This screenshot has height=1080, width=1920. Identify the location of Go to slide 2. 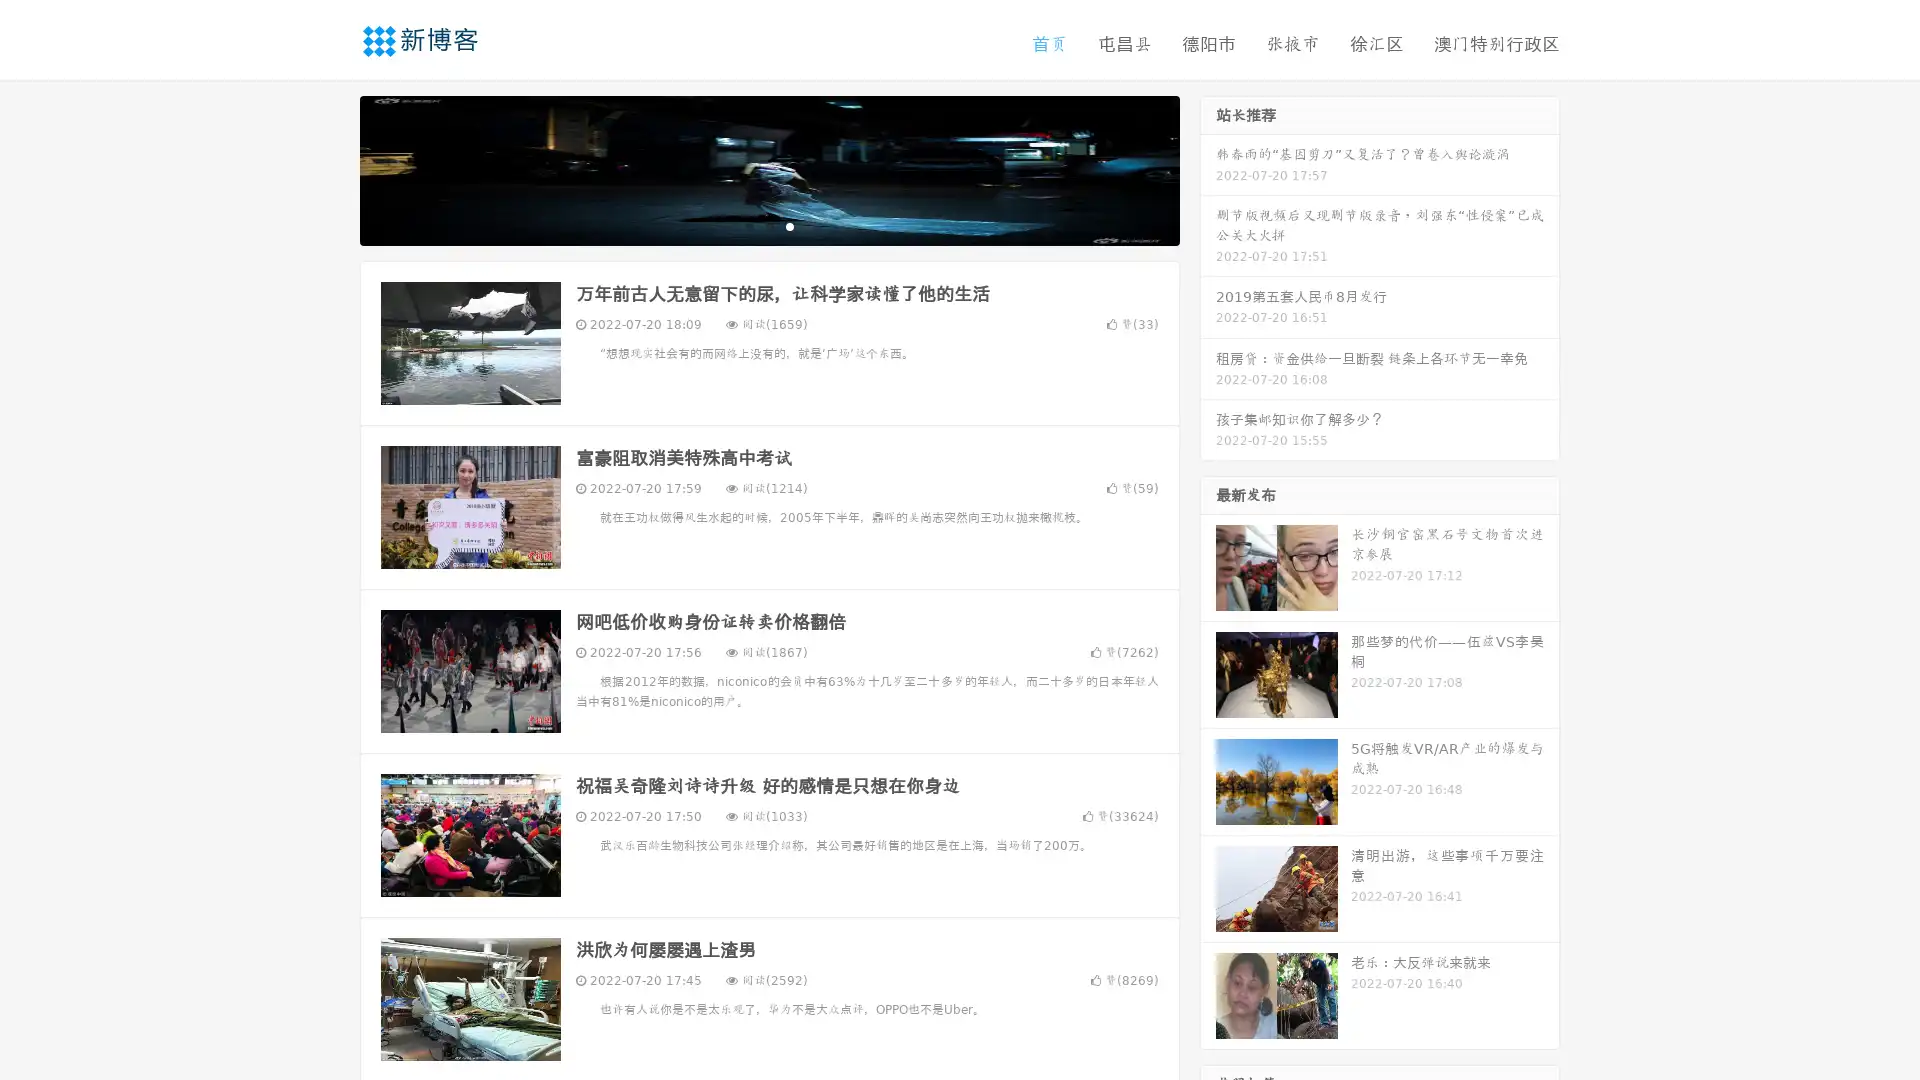
(768, 225).